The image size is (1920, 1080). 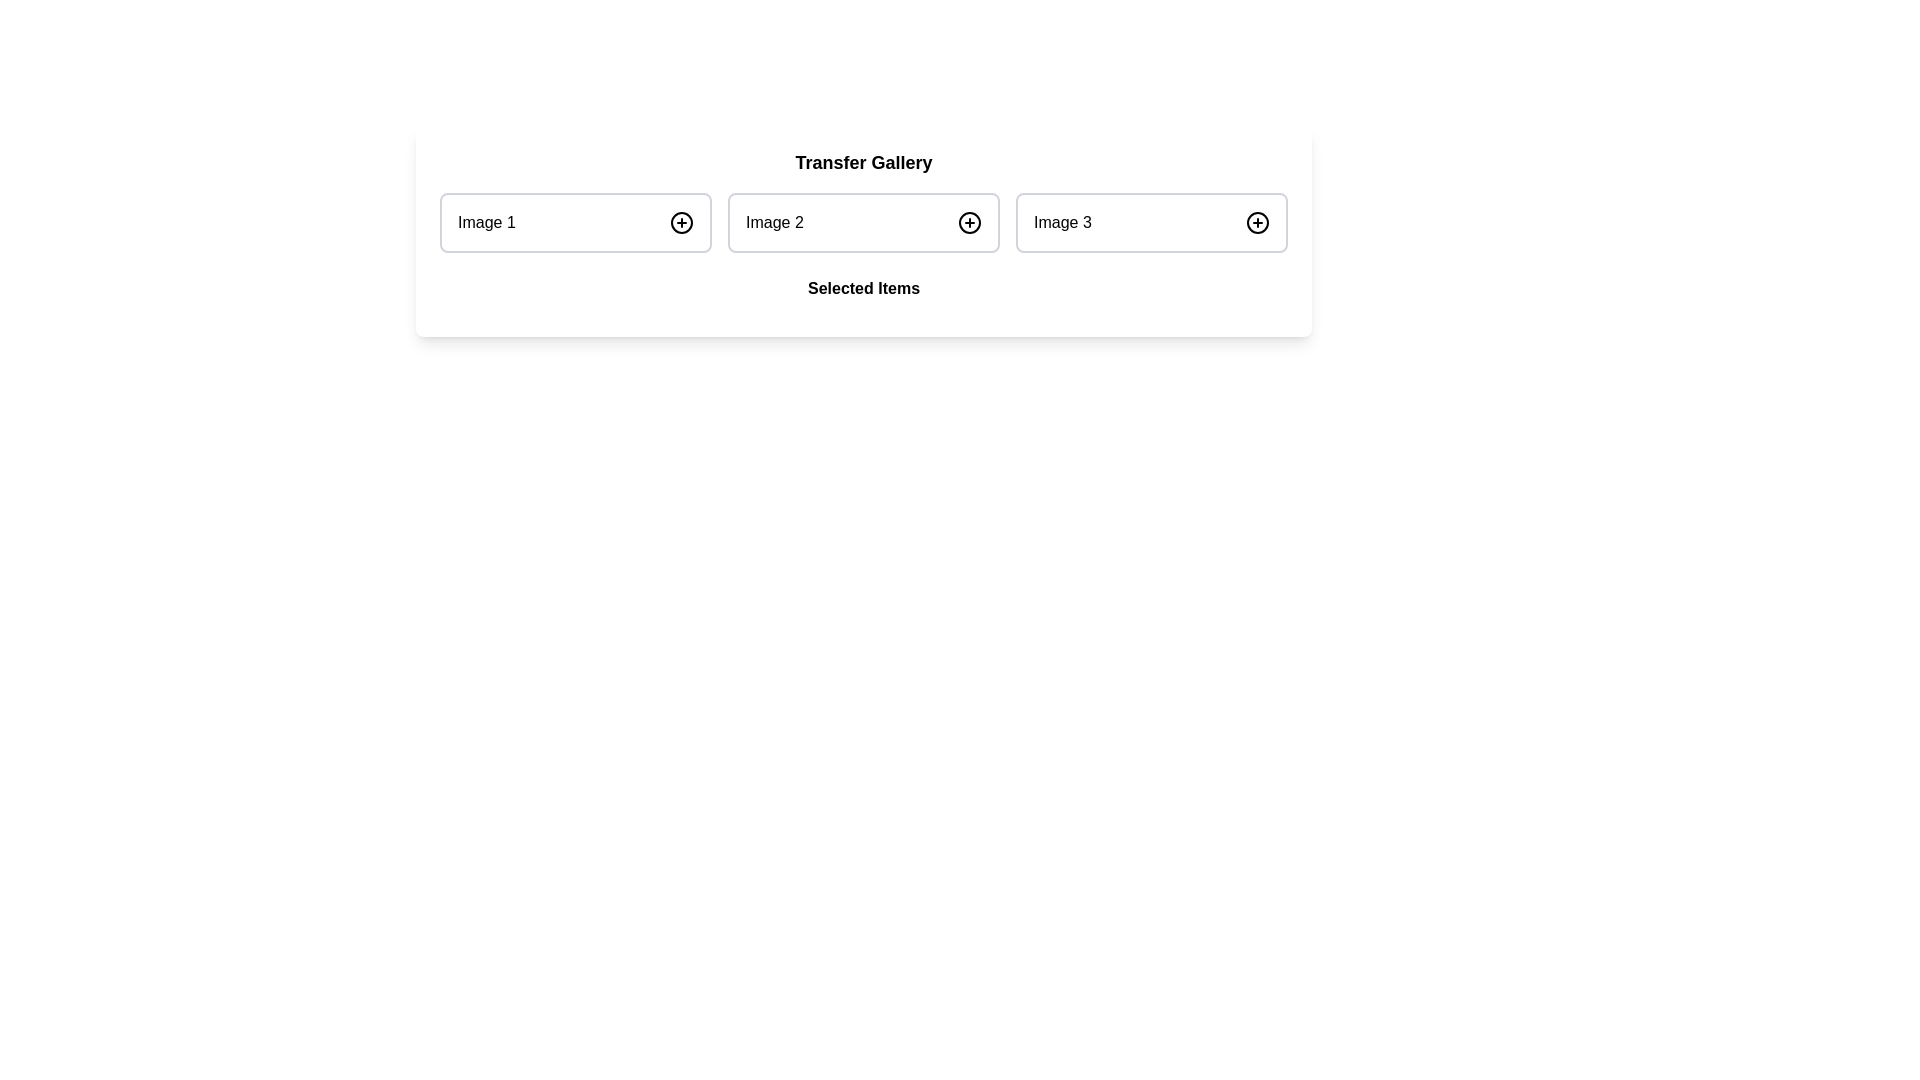 I want to click on the Text Label that identifies the second item in a series of images, located centrally in the second panel of three horizontally arranged items labeled 'Image 1', 'Image 2', and 'Image 3', so click(x=773, y=223).